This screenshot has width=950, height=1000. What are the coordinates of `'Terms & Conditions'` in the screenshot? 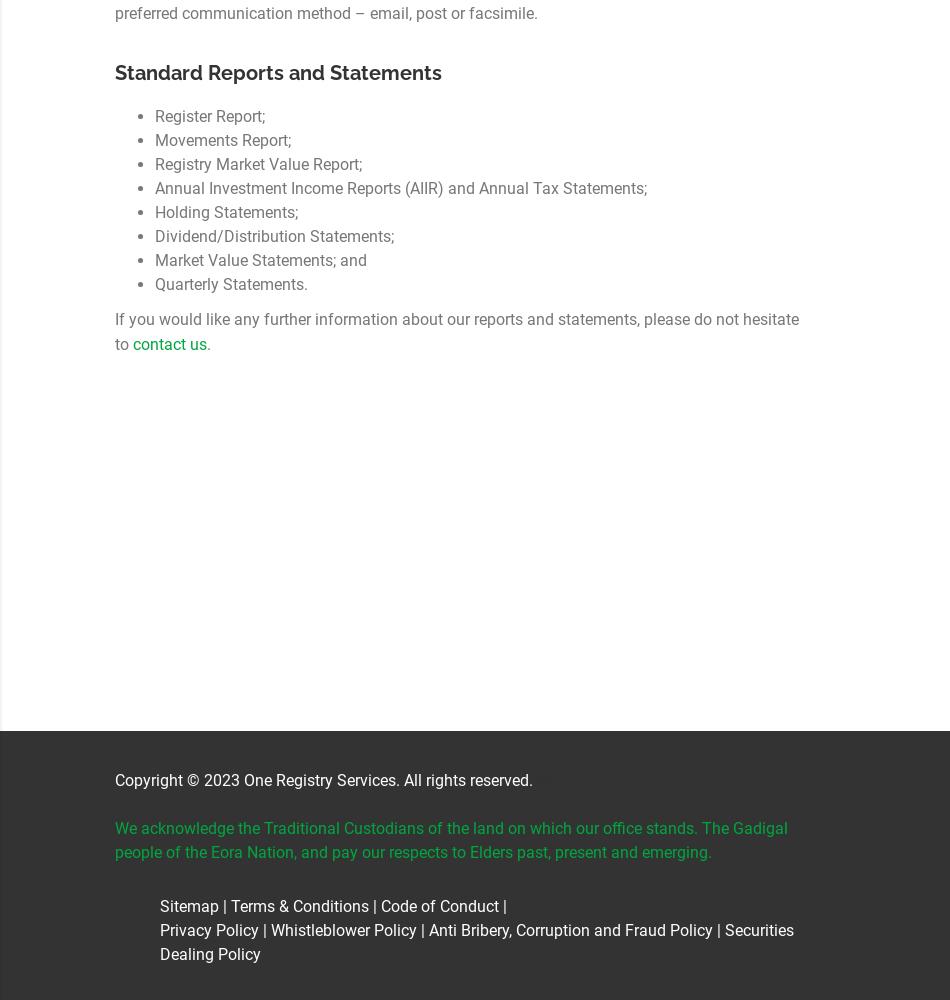 It's located at (299, 906).